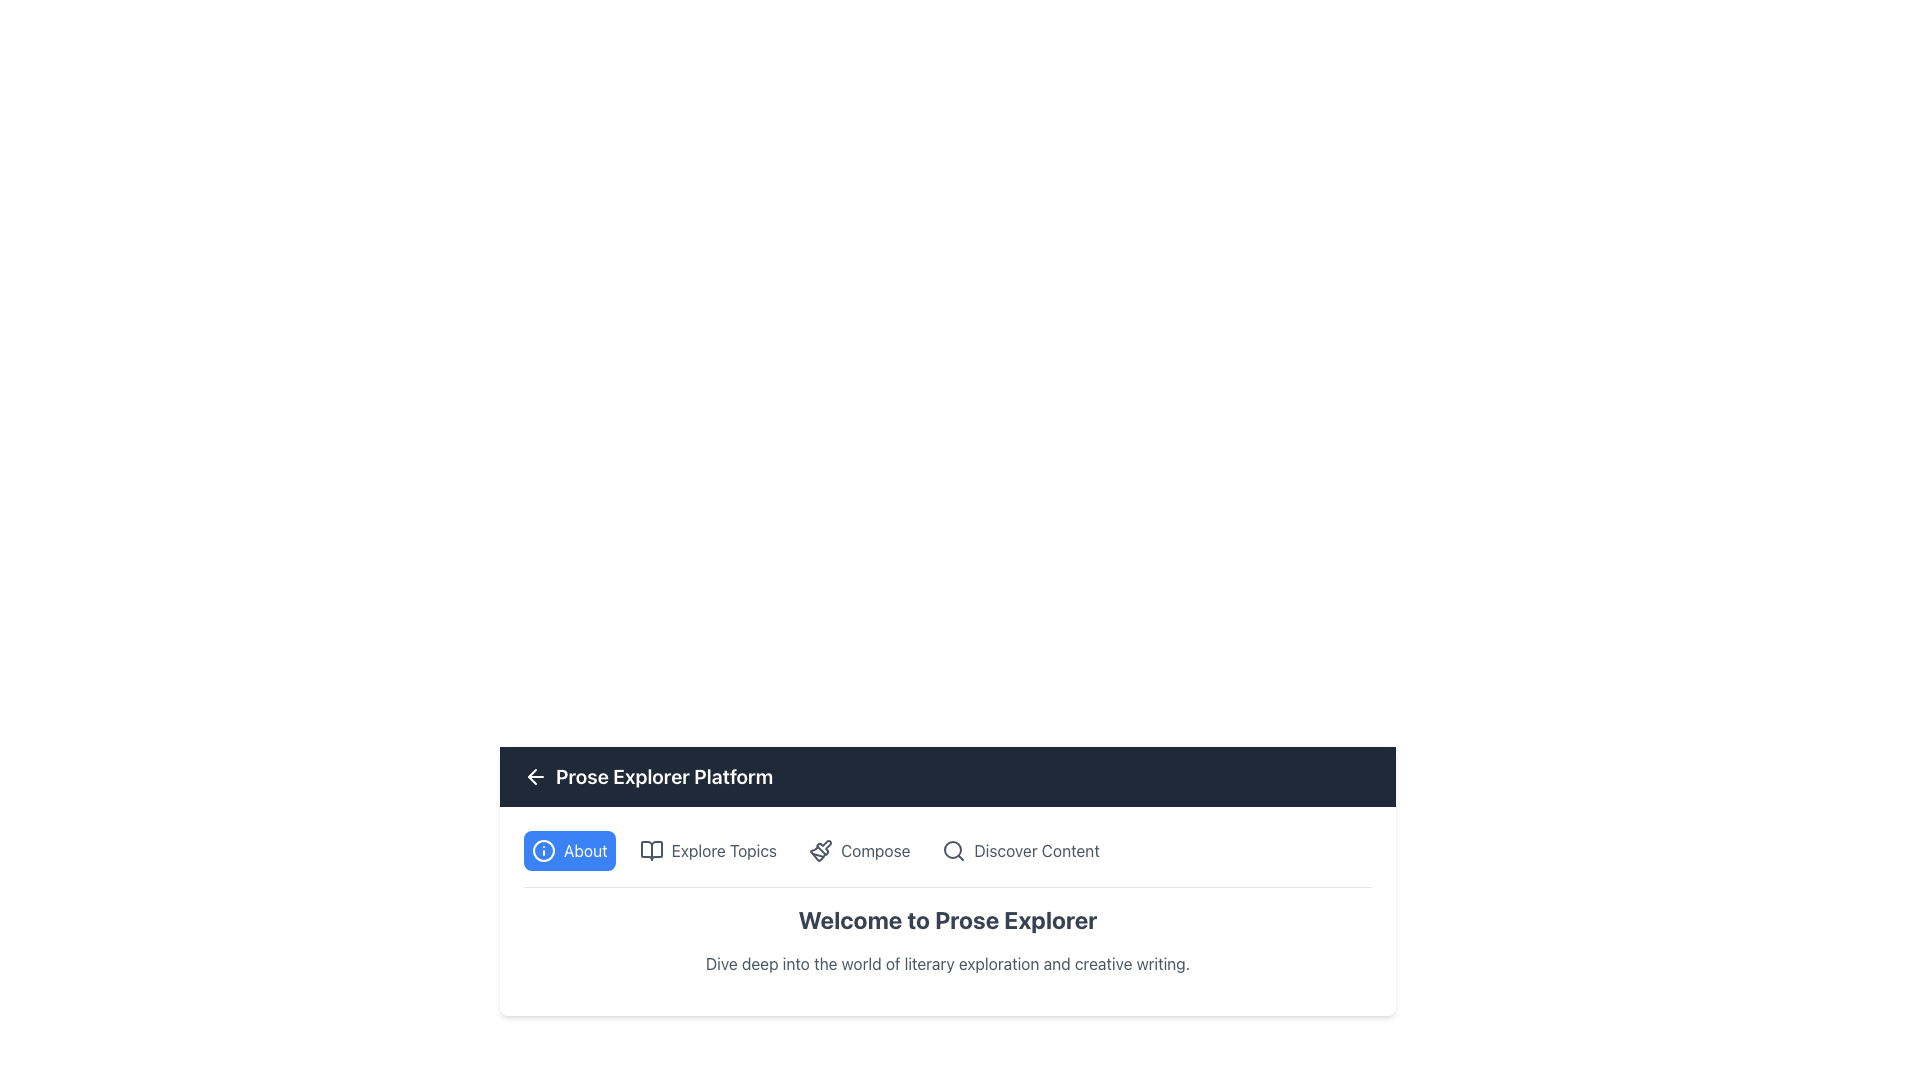  Describe the element at coordinates (568, 851) in the screenshot. I see `the 'About' button located in the toolbar below the 'Prose Explorer Platform' header` at that location.